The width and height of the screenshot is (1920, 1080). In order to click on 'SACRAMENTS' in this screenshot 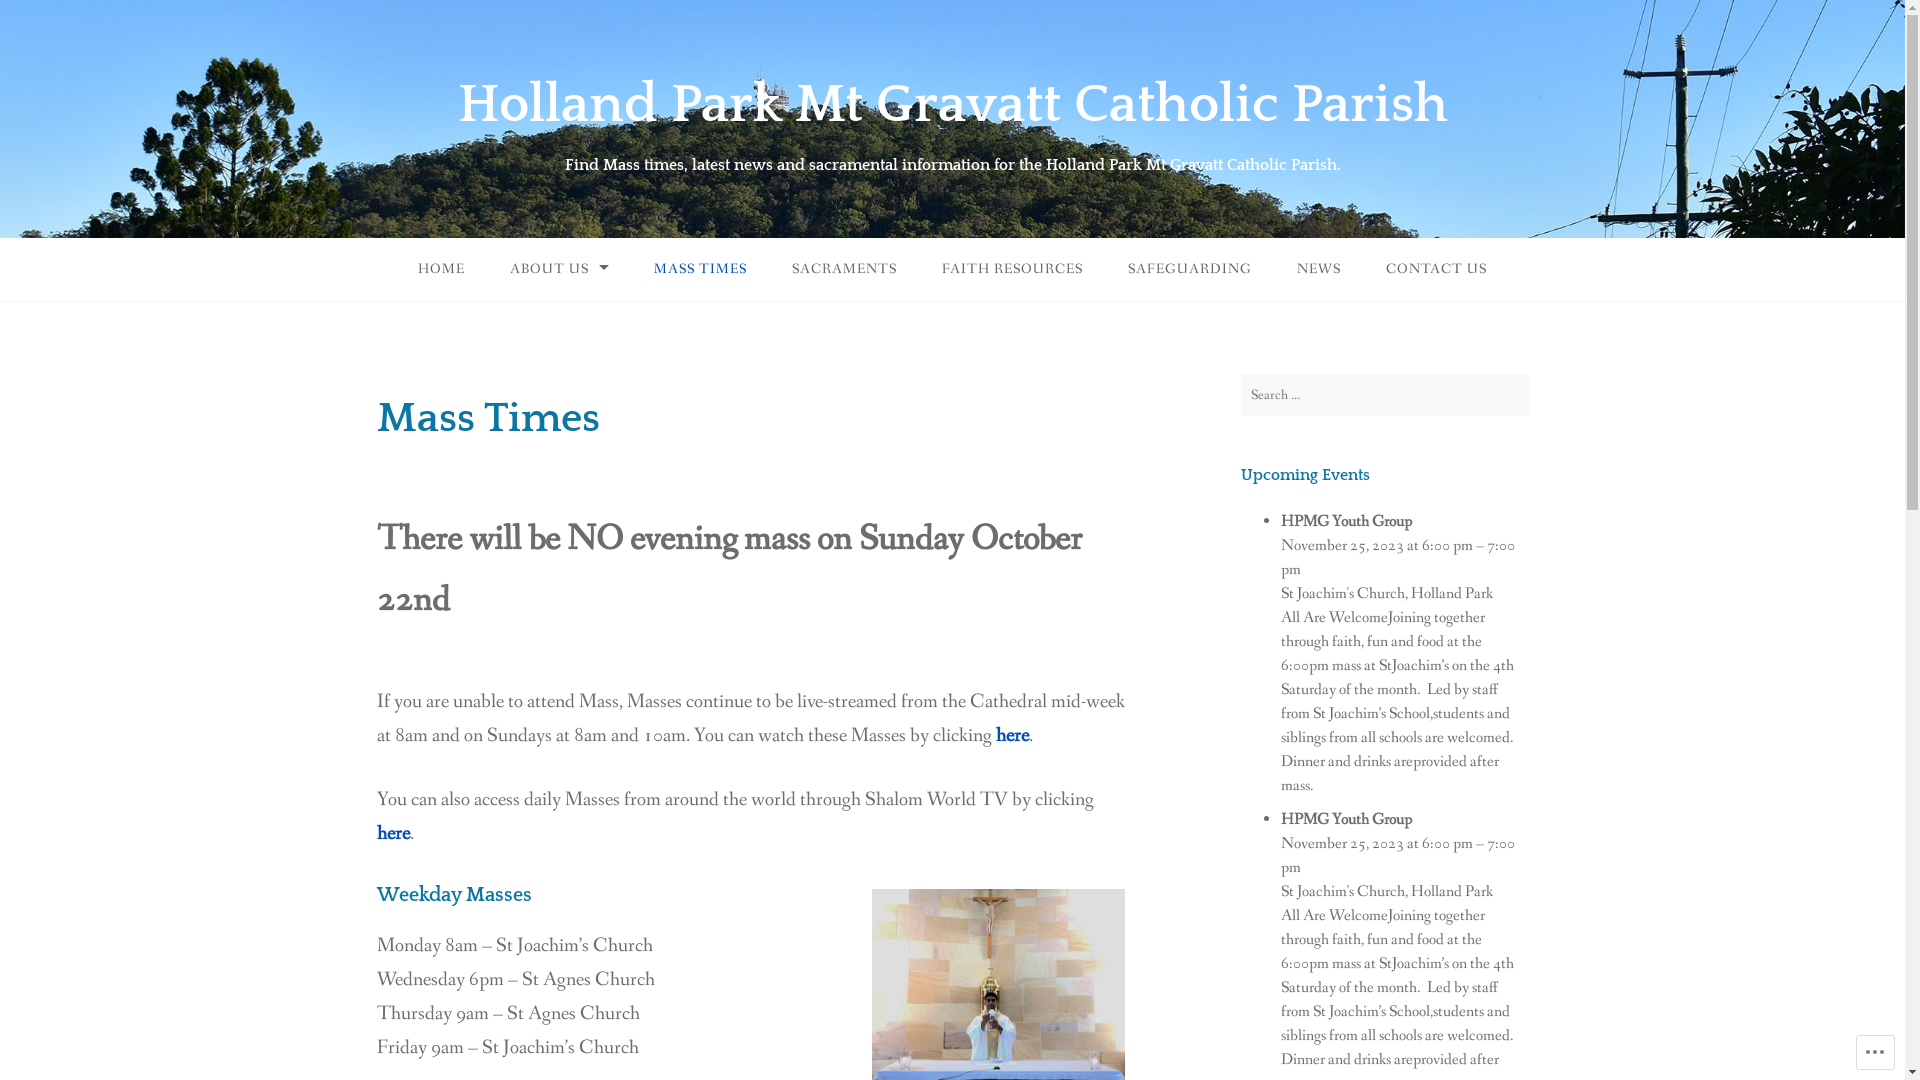, I will do `click(844, 268)`.